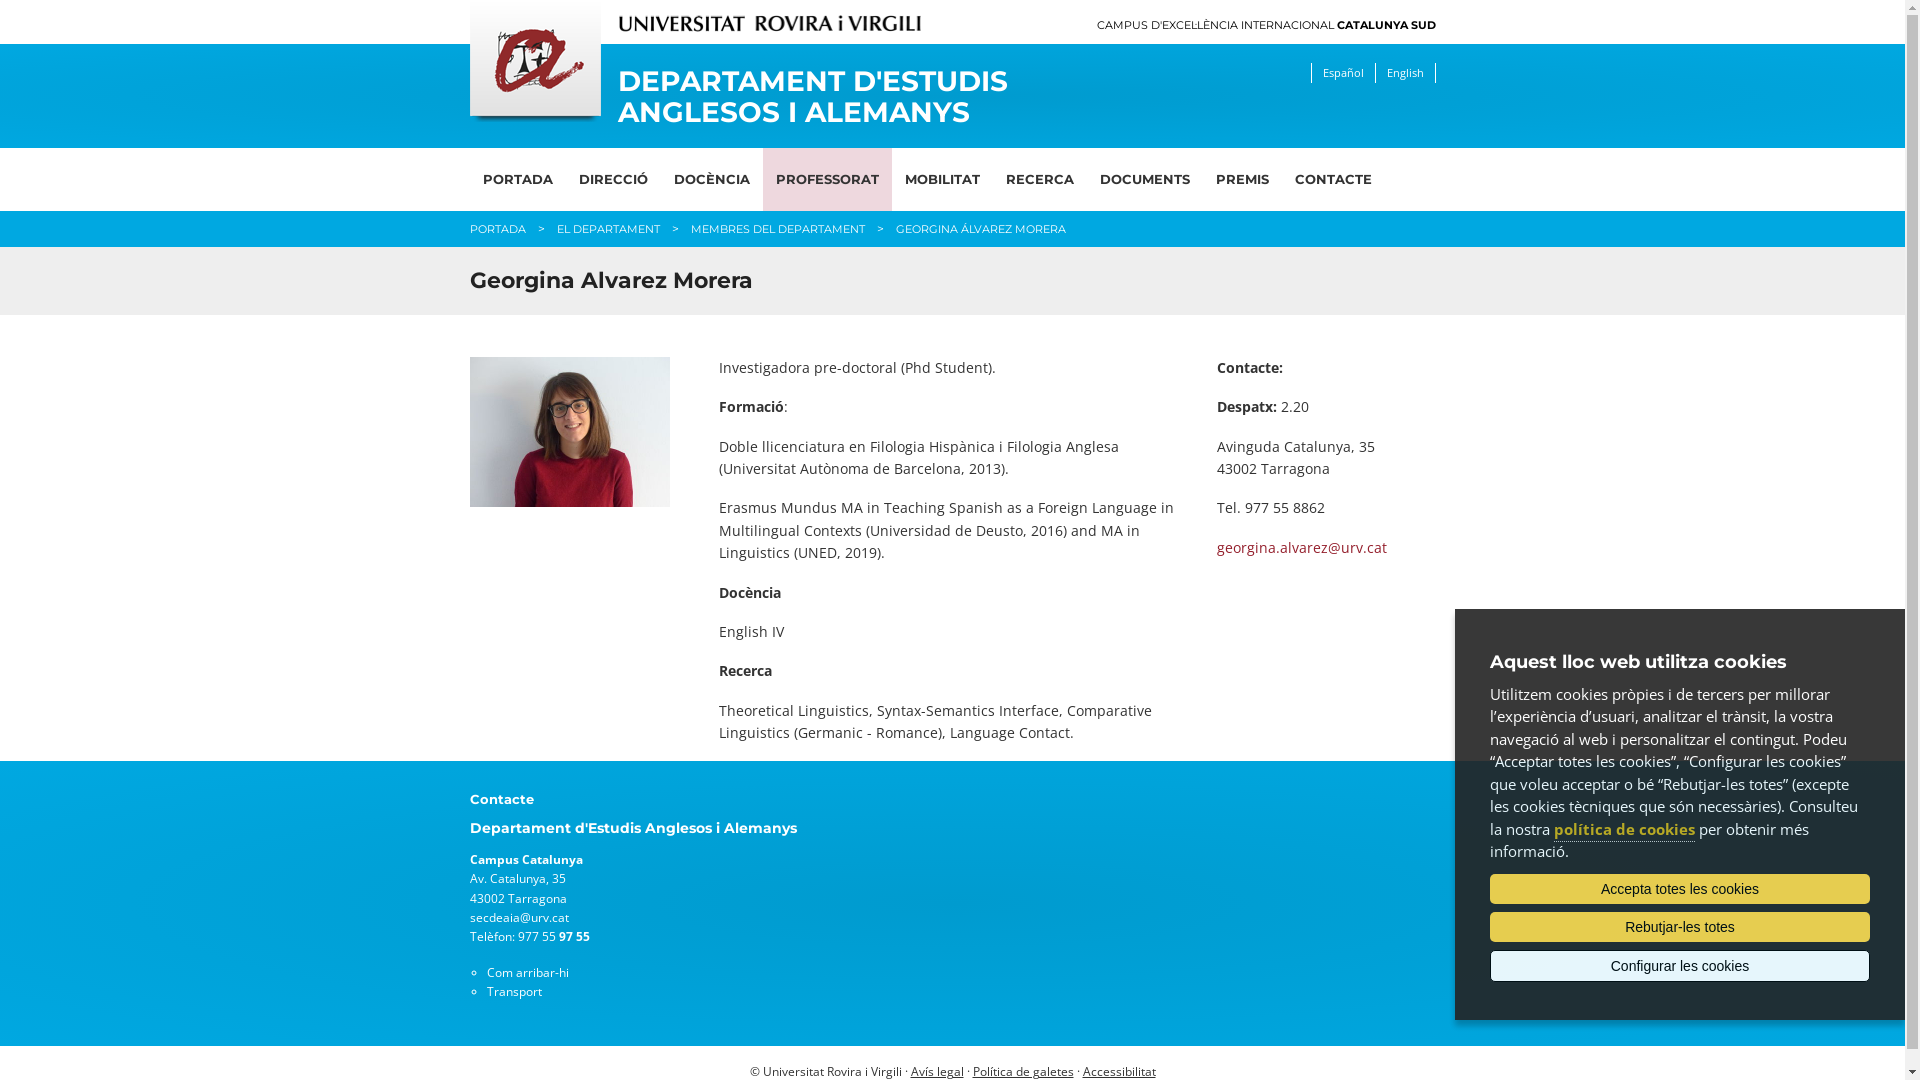 This screenshot has height=1080, width=1920. I want to click on 'PORTADA', so click(518, 178).